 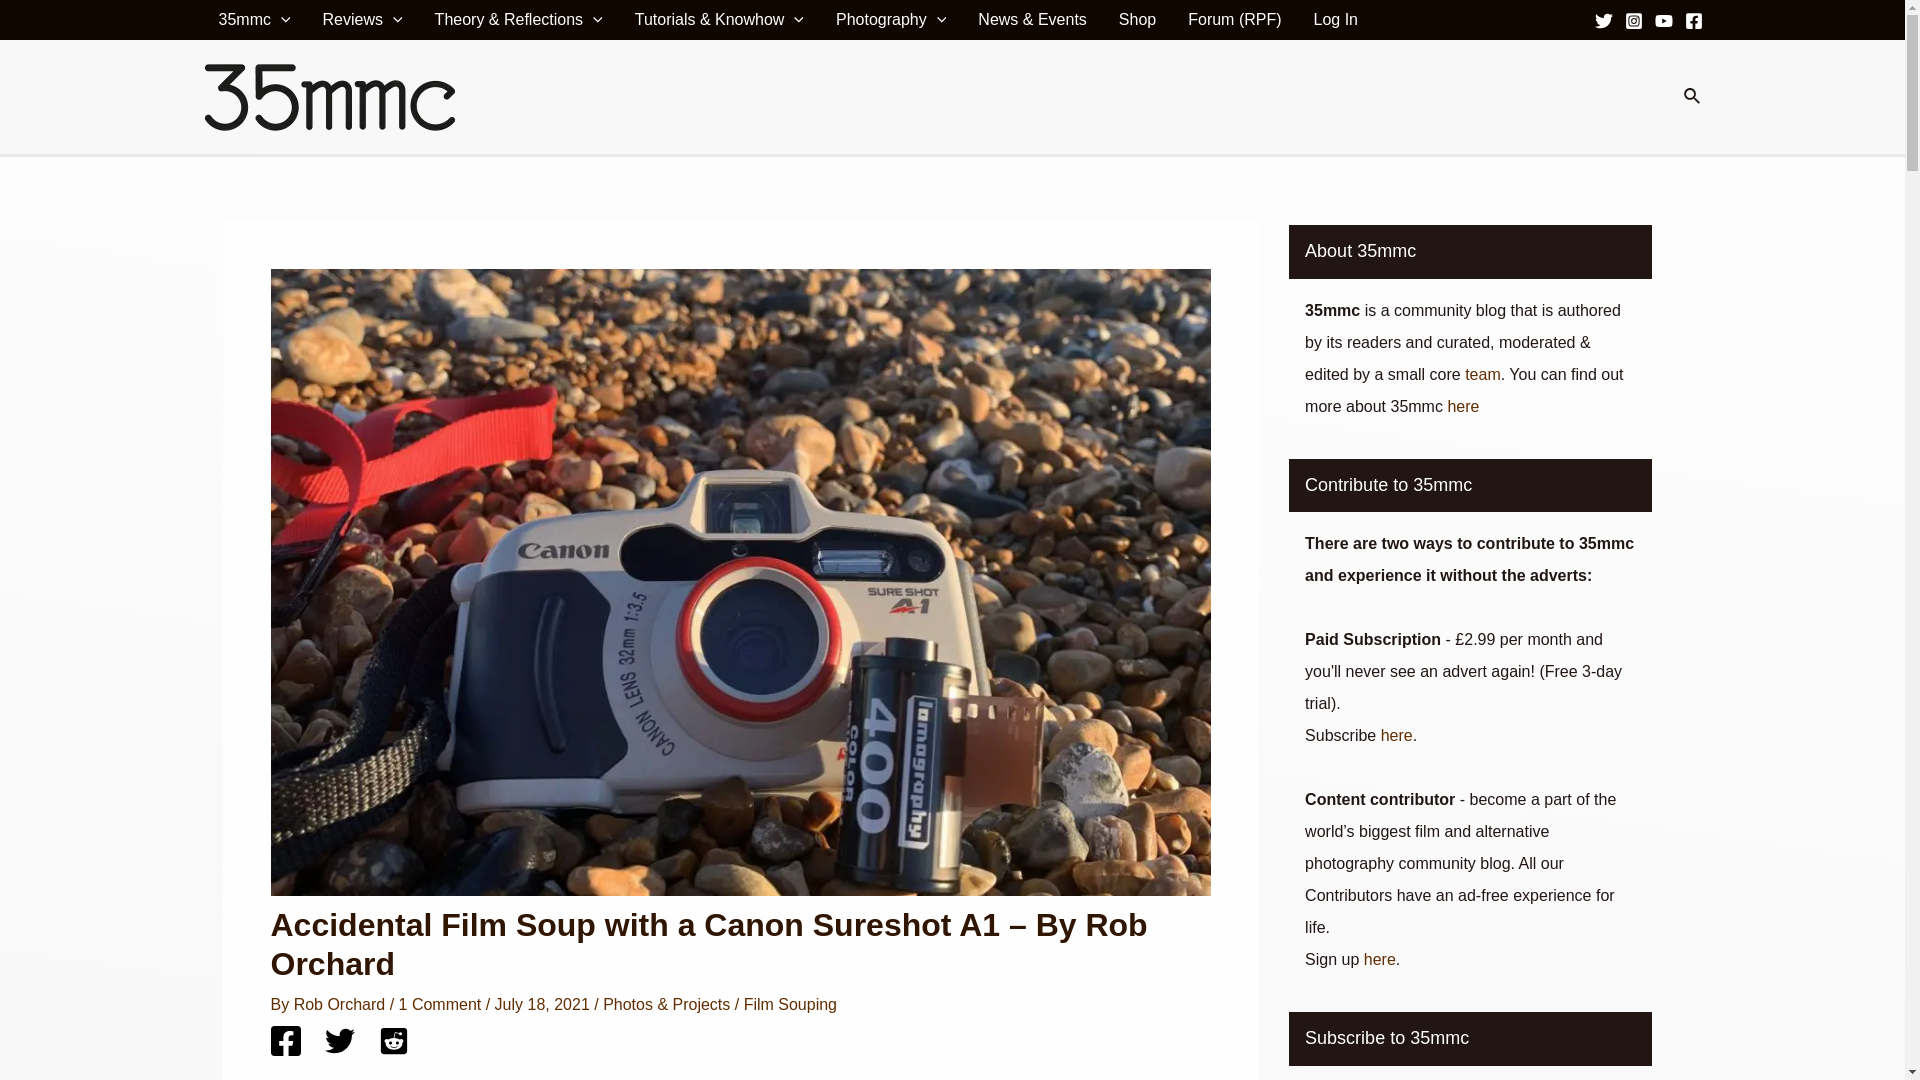 What do you see at coordinates (1362, 958) in the screenshot?
I see `'here'` at bounding box center [1362, 958].